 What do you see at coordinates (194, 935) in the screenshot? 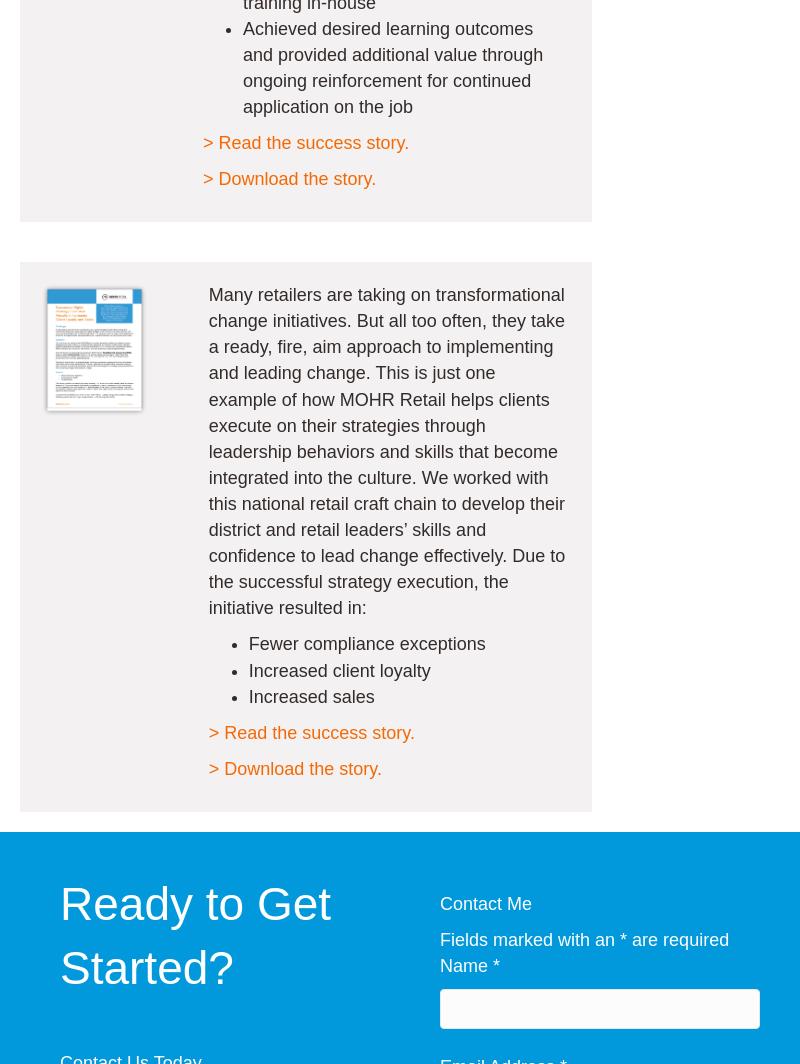
I see `'Ready to Get Started?'` at bounding box center [194, 935].